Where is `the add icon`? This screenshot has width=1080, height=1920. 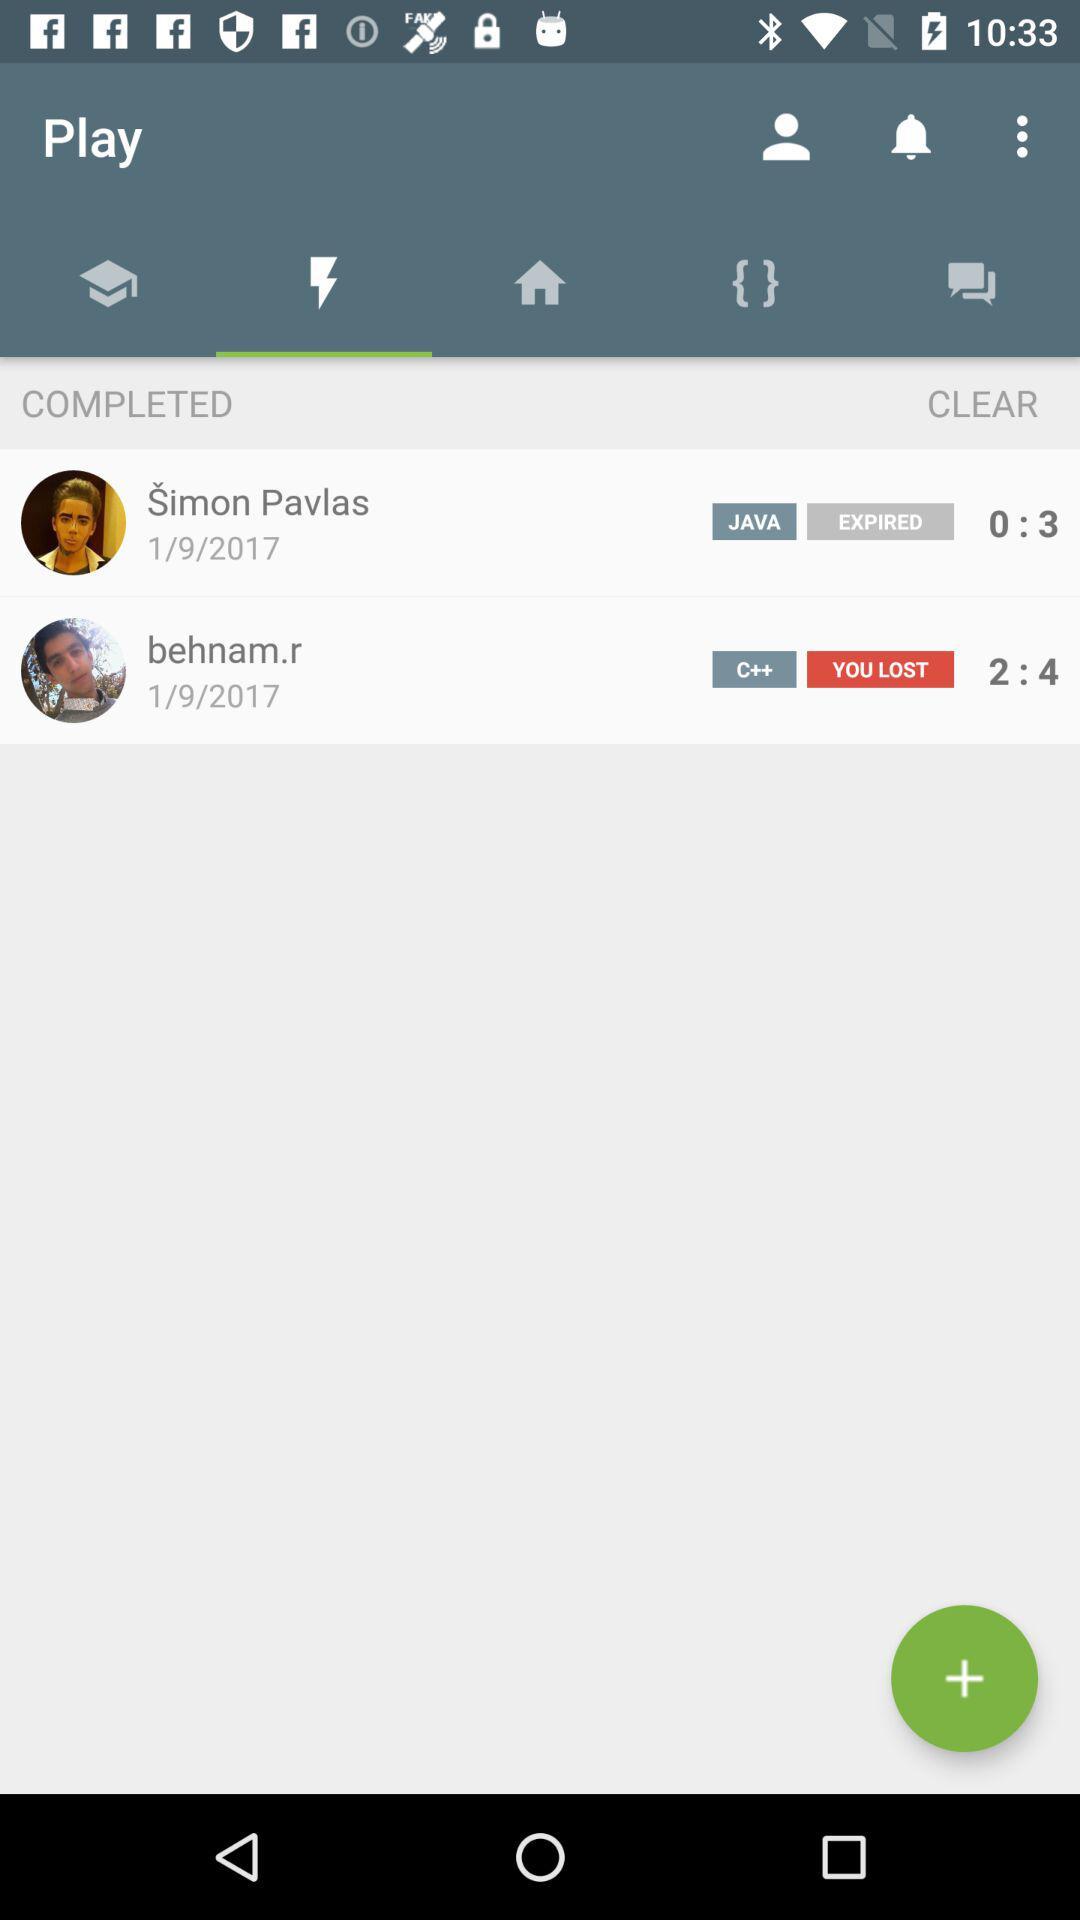
the add icon is located at coordinates (963, 1678).